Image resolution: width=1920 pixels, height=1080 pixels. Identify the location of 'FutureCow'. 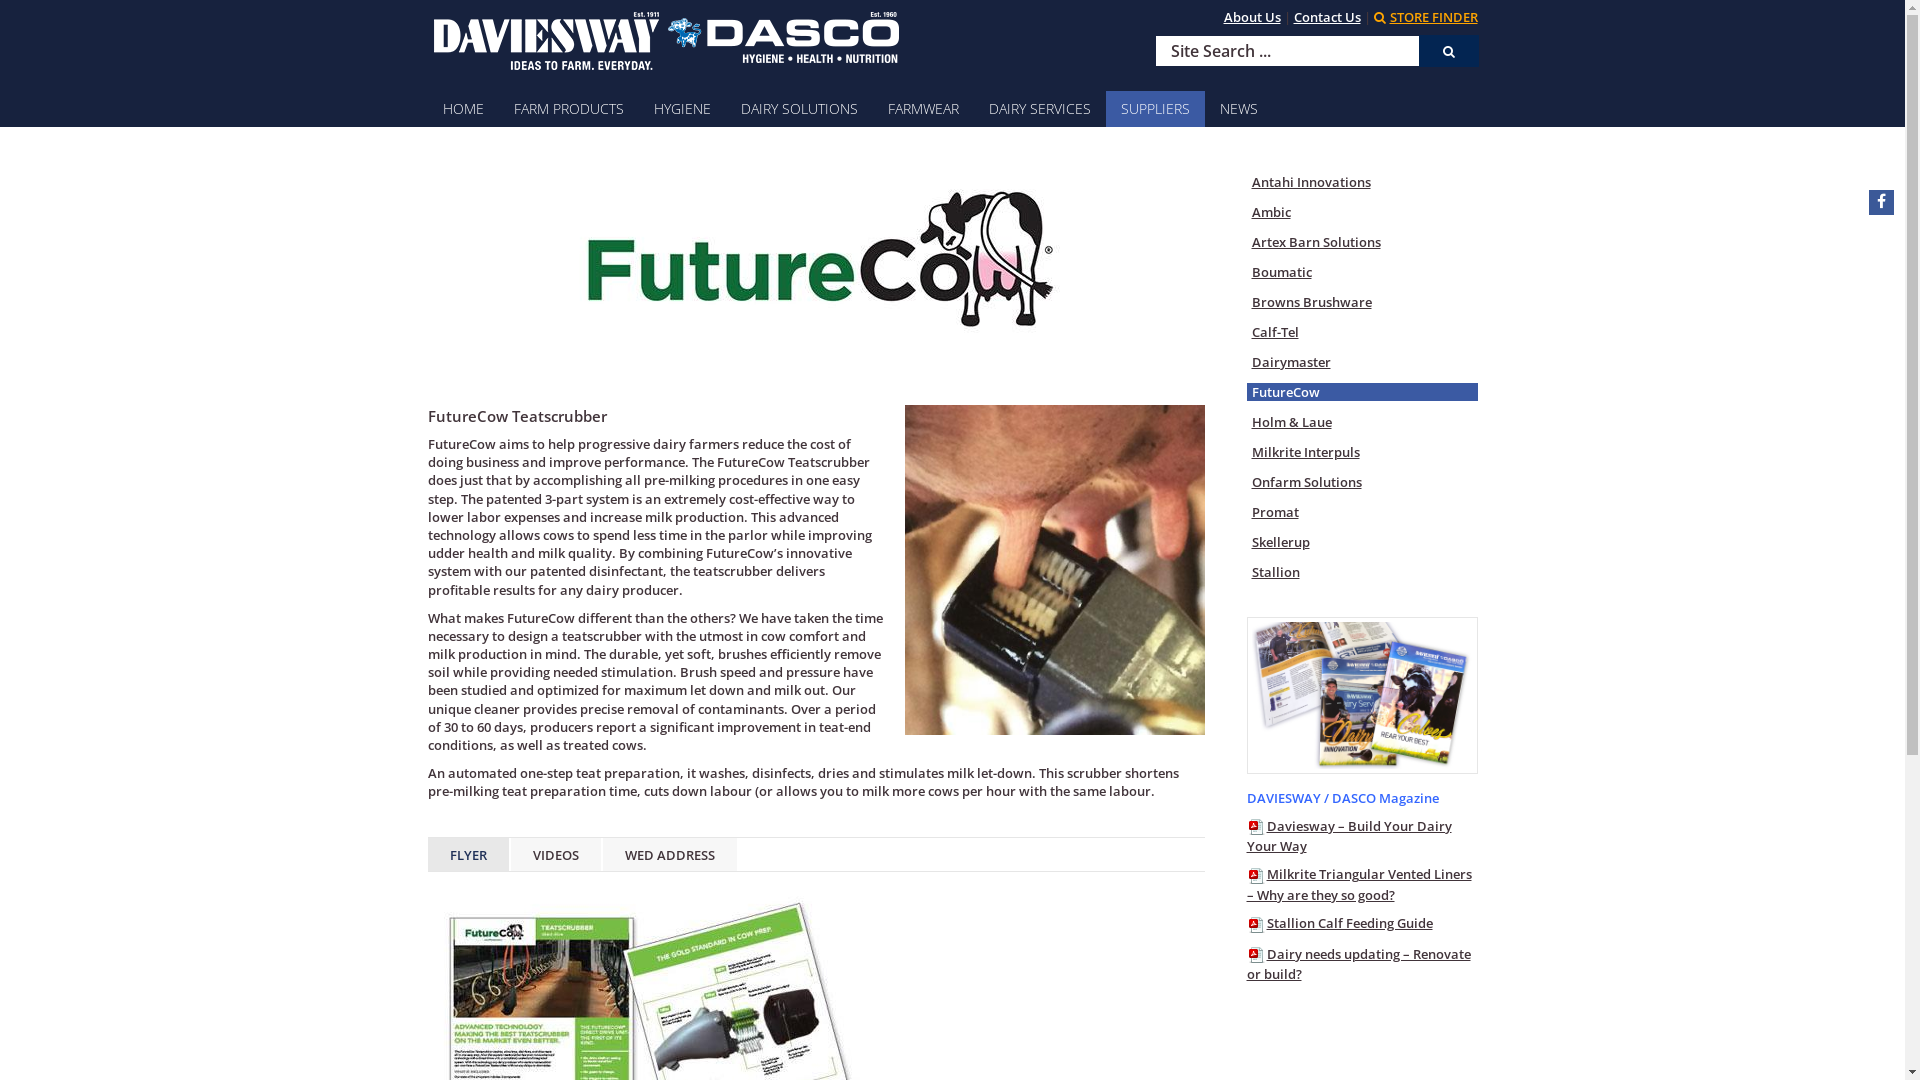
(1360, 392).